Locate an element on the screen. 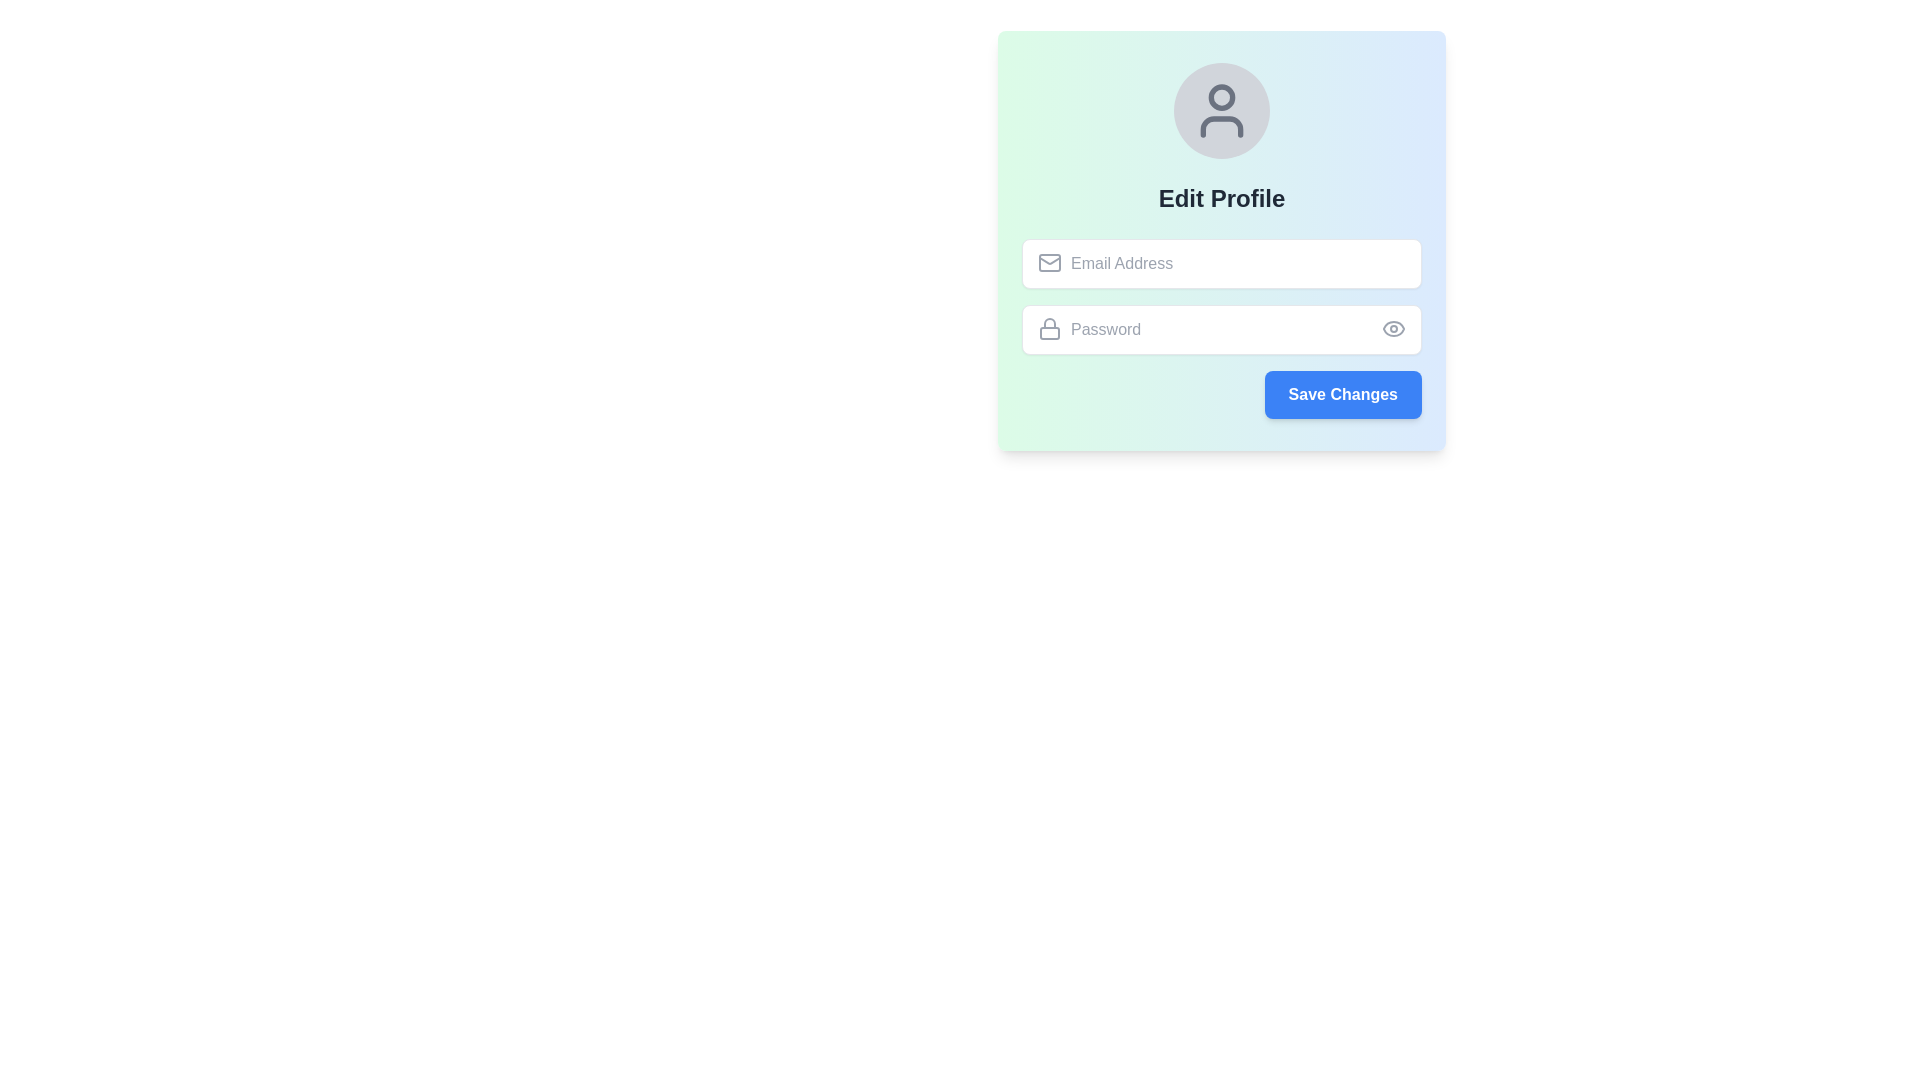 The image size is (1920, 1080). the Password input field located below the email input field in the 'Edit Profile' section to focus on it is located at coordinates (1221, 329).